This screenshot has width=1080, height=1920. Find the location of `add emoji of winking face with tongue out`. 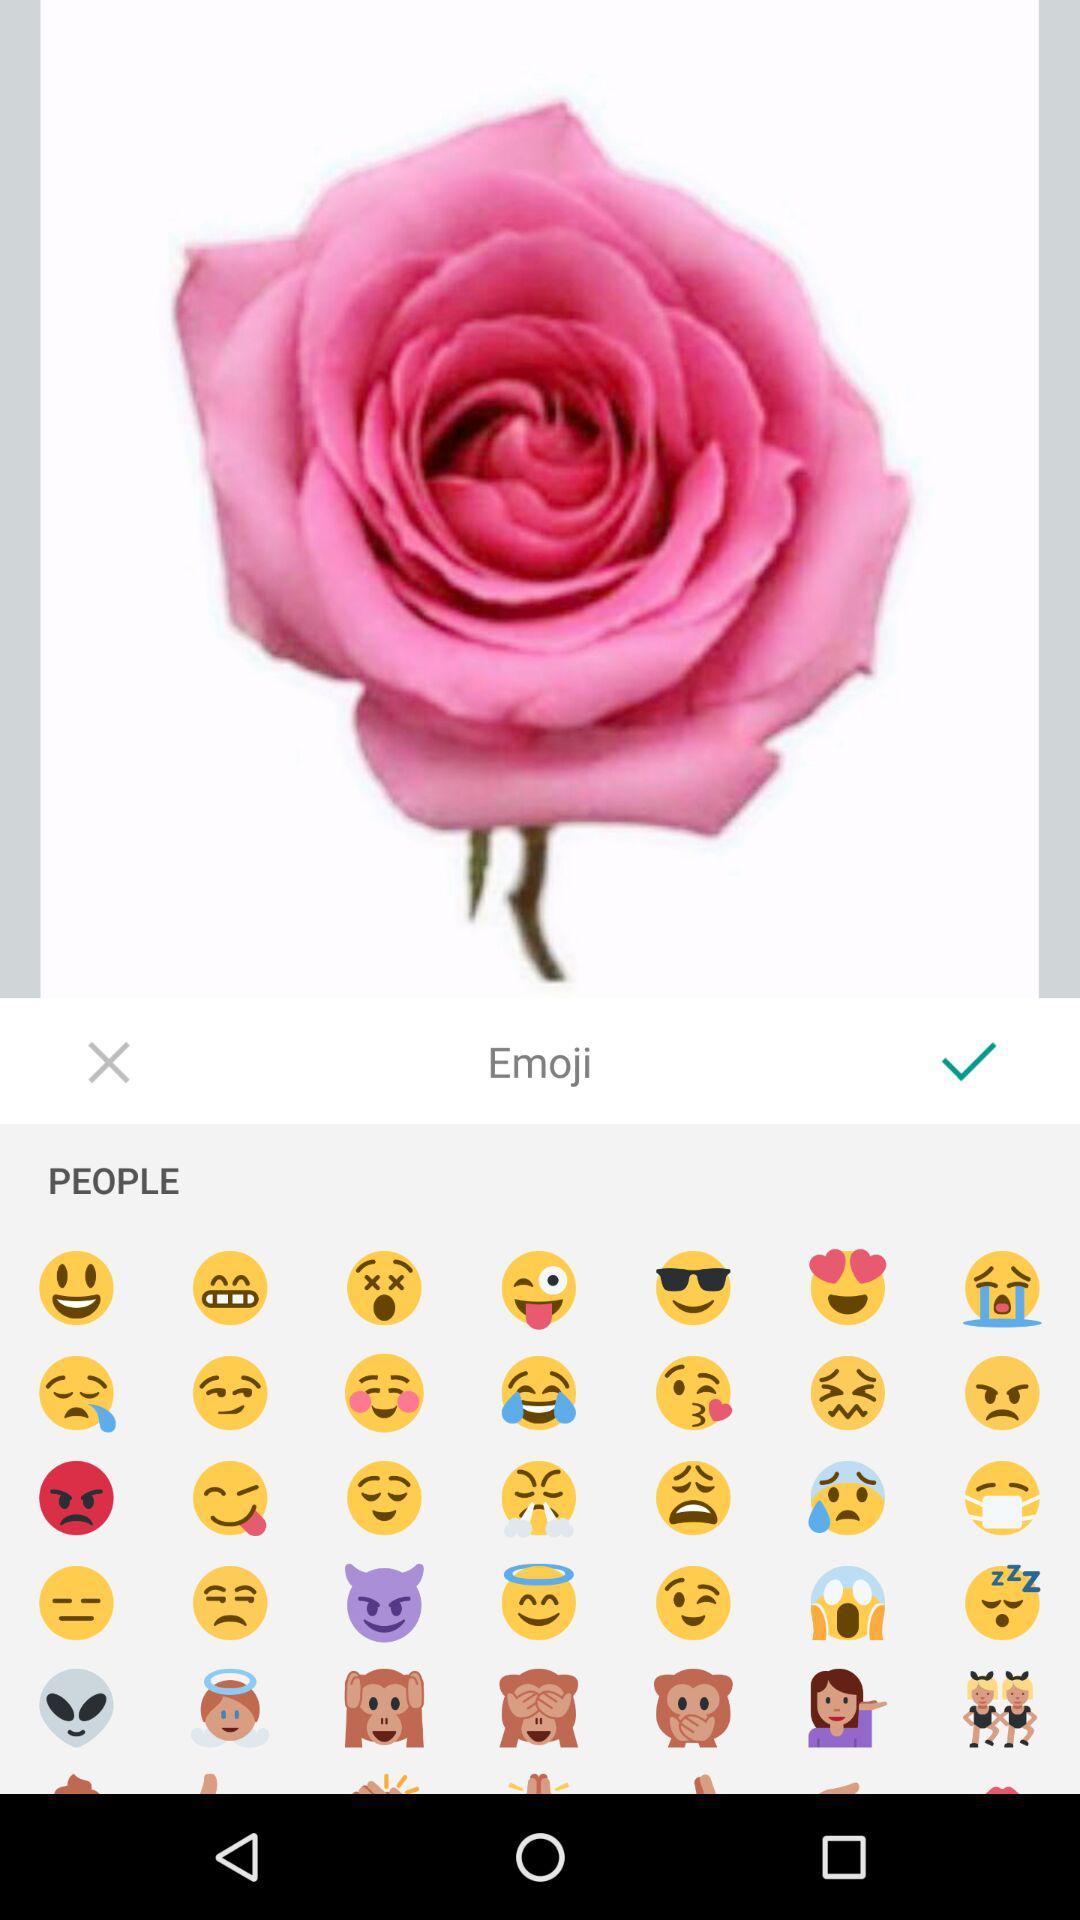

add emoji of winking face with tongue out is located at coordinates (538, 1288).